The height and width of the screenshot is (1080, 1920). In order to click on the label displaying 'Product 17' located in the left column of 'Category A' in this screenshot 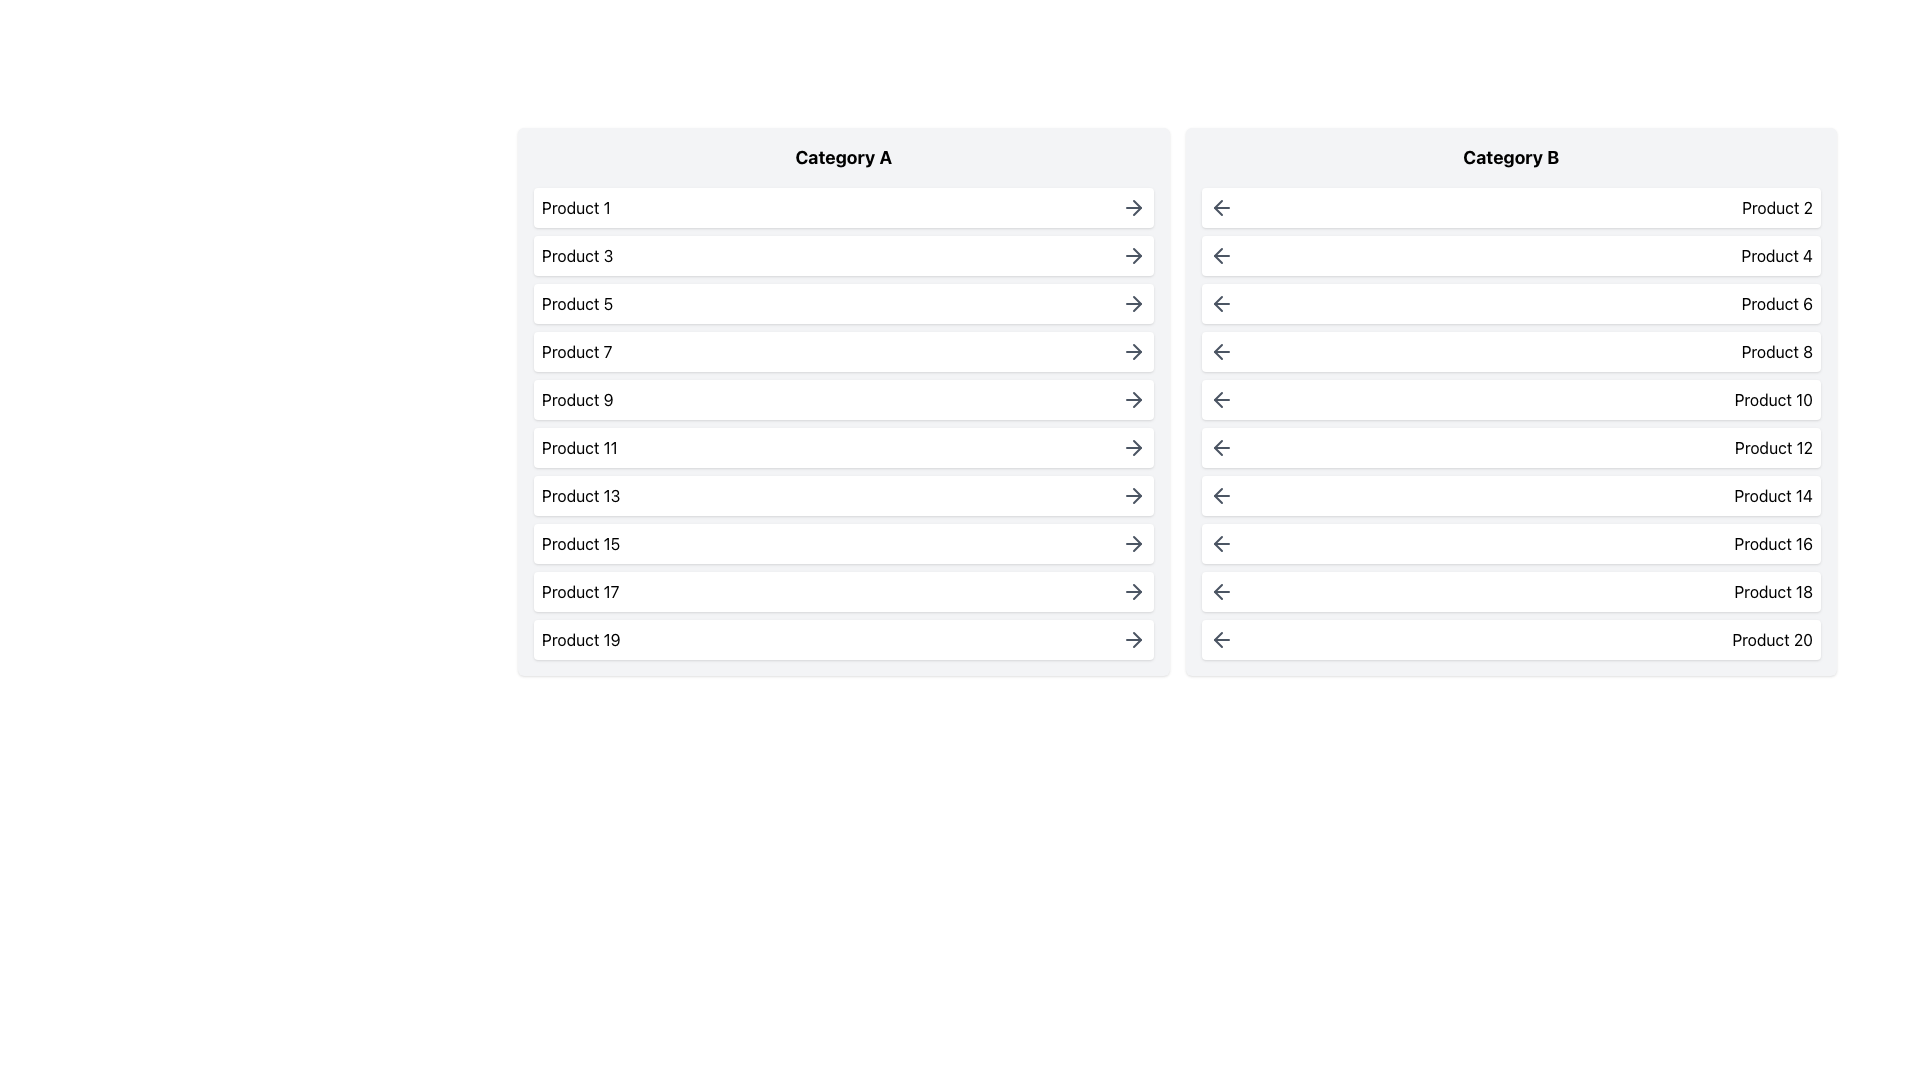, I will do `click(579, 590)`.